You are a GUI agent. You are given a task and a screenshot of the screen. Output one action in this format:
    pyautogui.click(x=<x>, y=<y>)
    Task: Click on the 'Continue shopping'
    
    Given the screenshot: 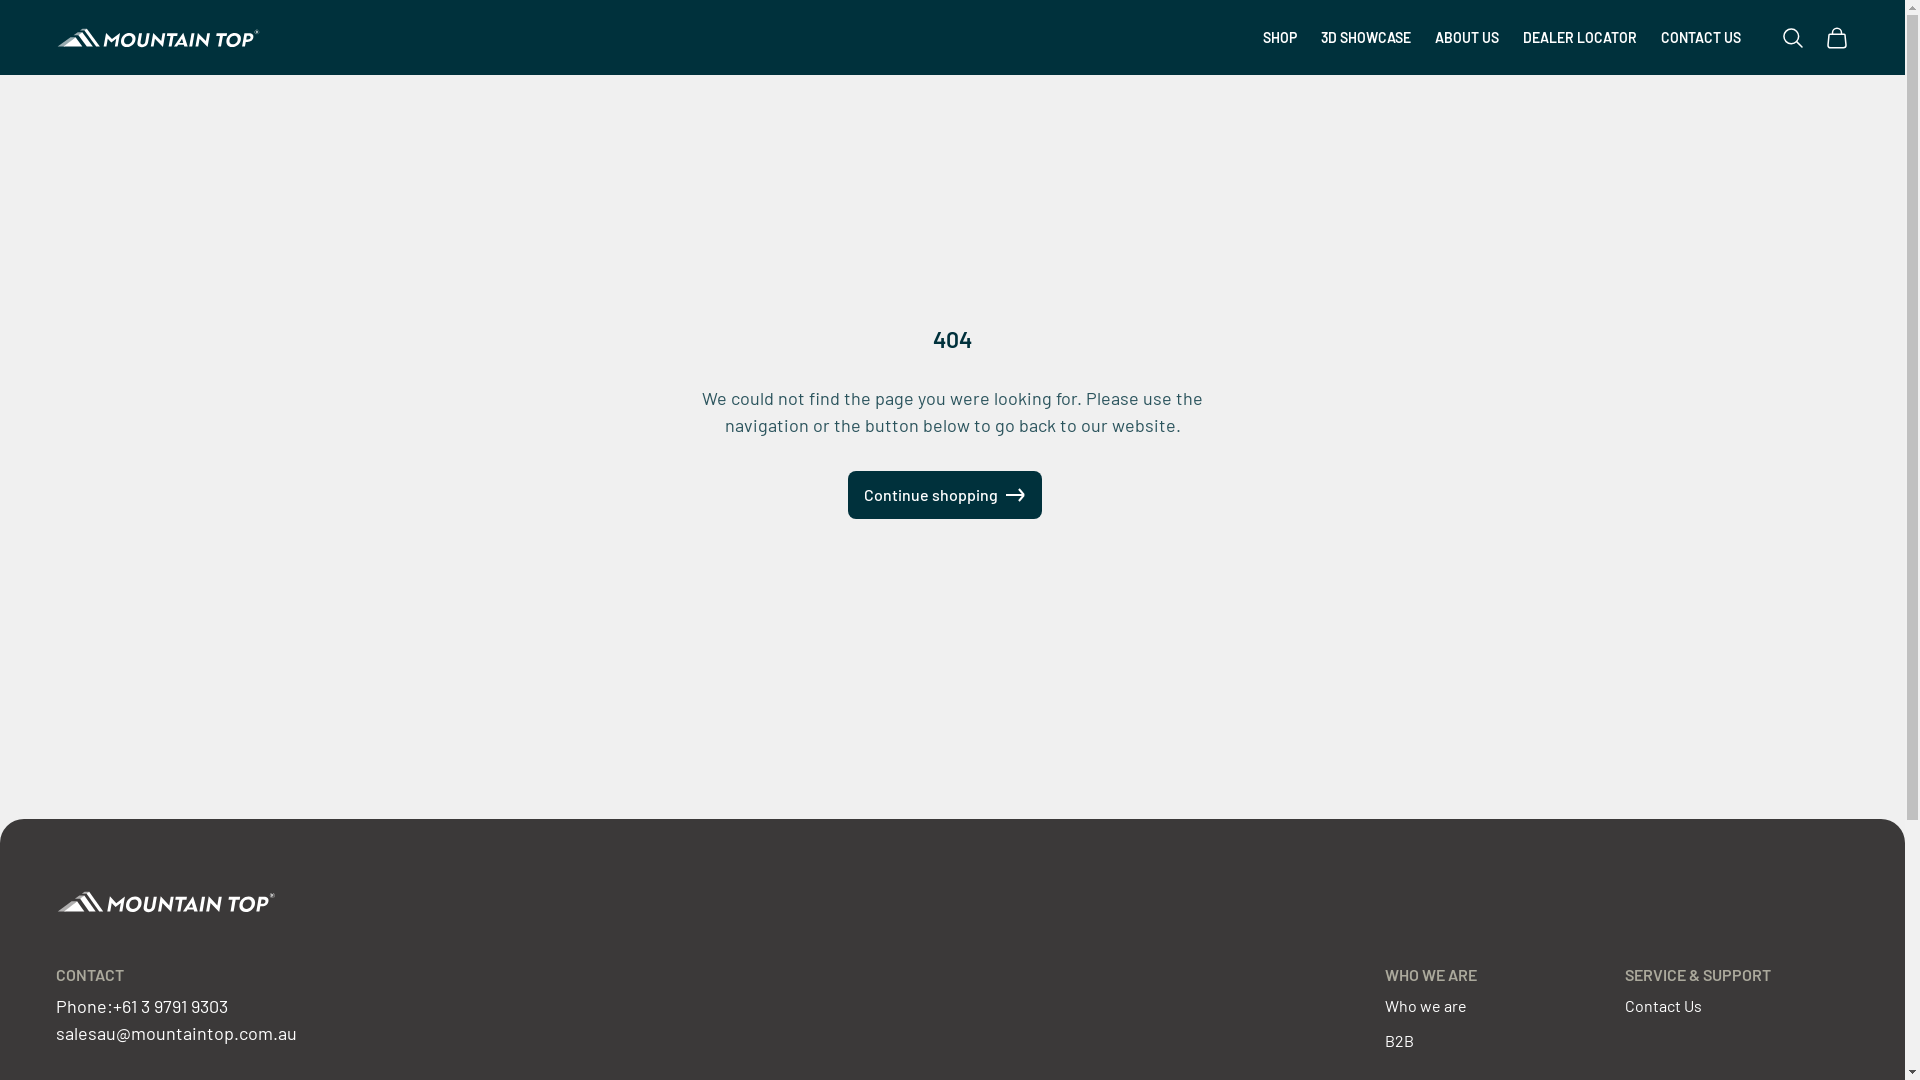 What is the action you would take?
    pyautogui.click(x=944, y=494)
    